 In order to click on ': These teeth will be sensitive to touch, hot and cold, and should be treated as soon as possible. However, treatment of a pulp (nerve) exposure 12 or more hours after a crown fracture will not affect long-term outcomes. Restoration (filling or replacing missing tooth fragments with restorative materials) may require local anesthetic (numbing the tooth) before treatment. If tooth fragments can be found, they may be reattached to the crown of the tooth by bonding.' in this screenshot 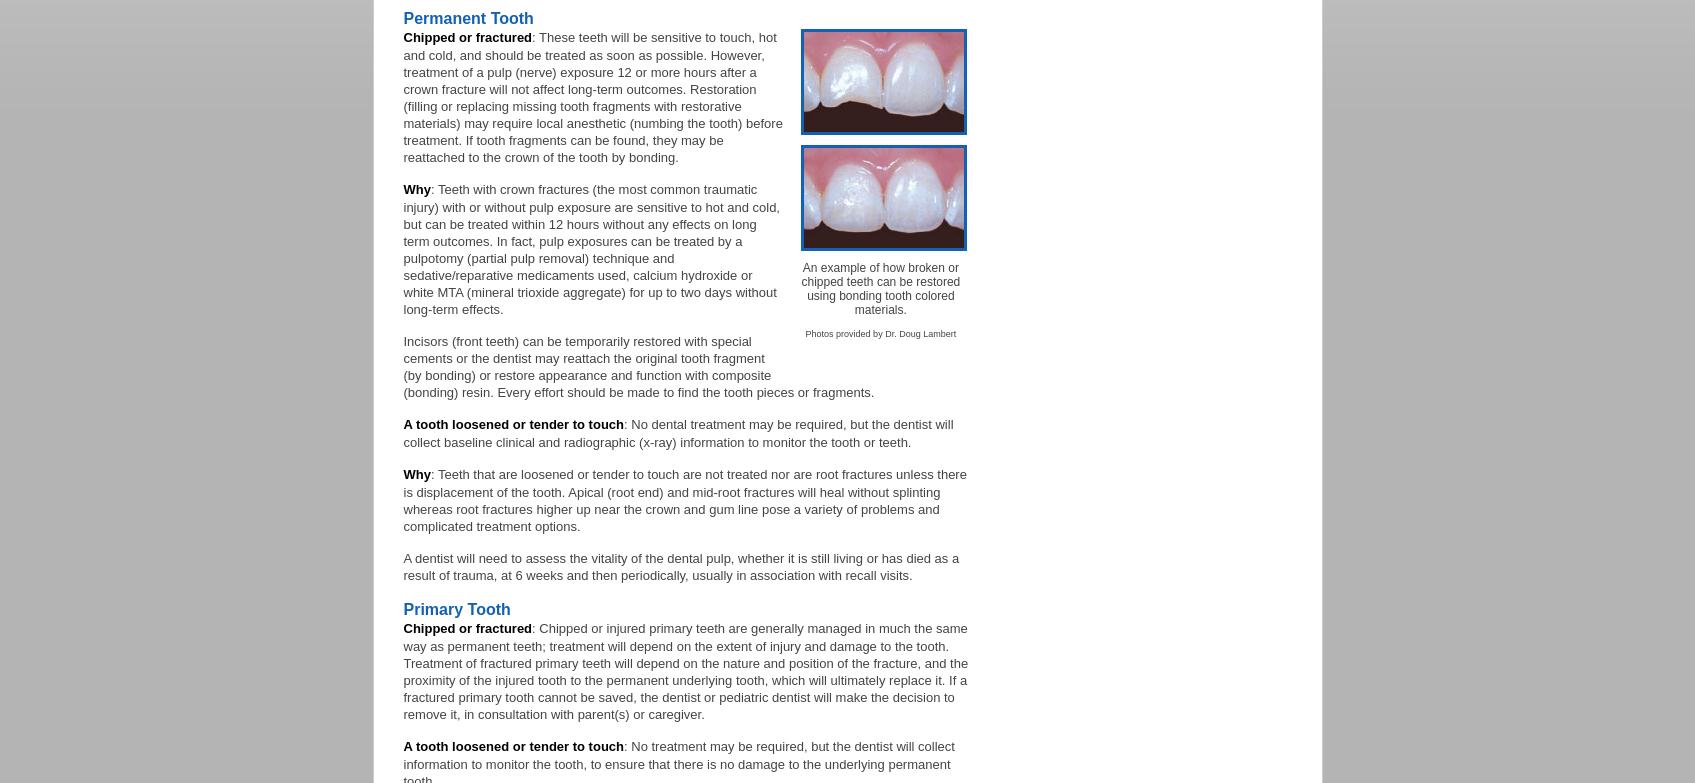, I will do `click(403, 97)`.